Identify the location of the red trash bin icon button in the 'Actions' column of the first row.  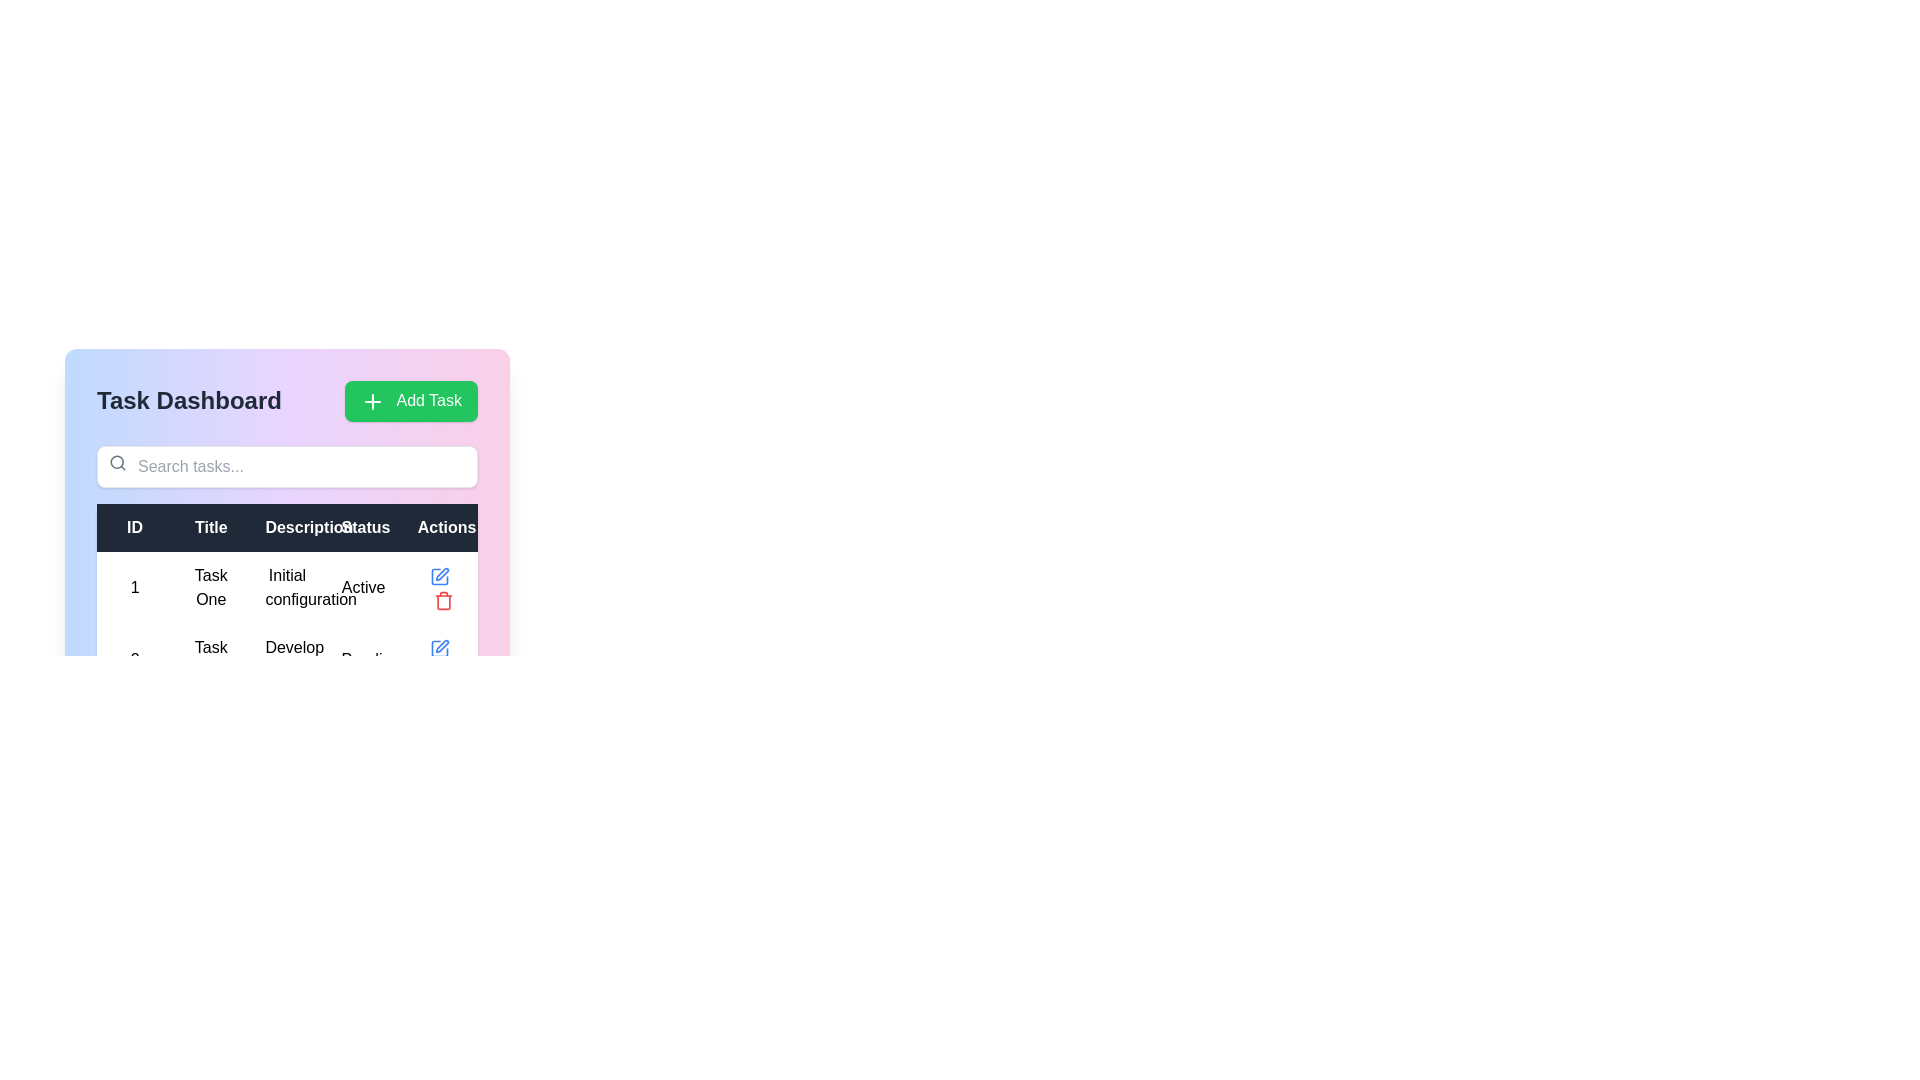
(442, 599).